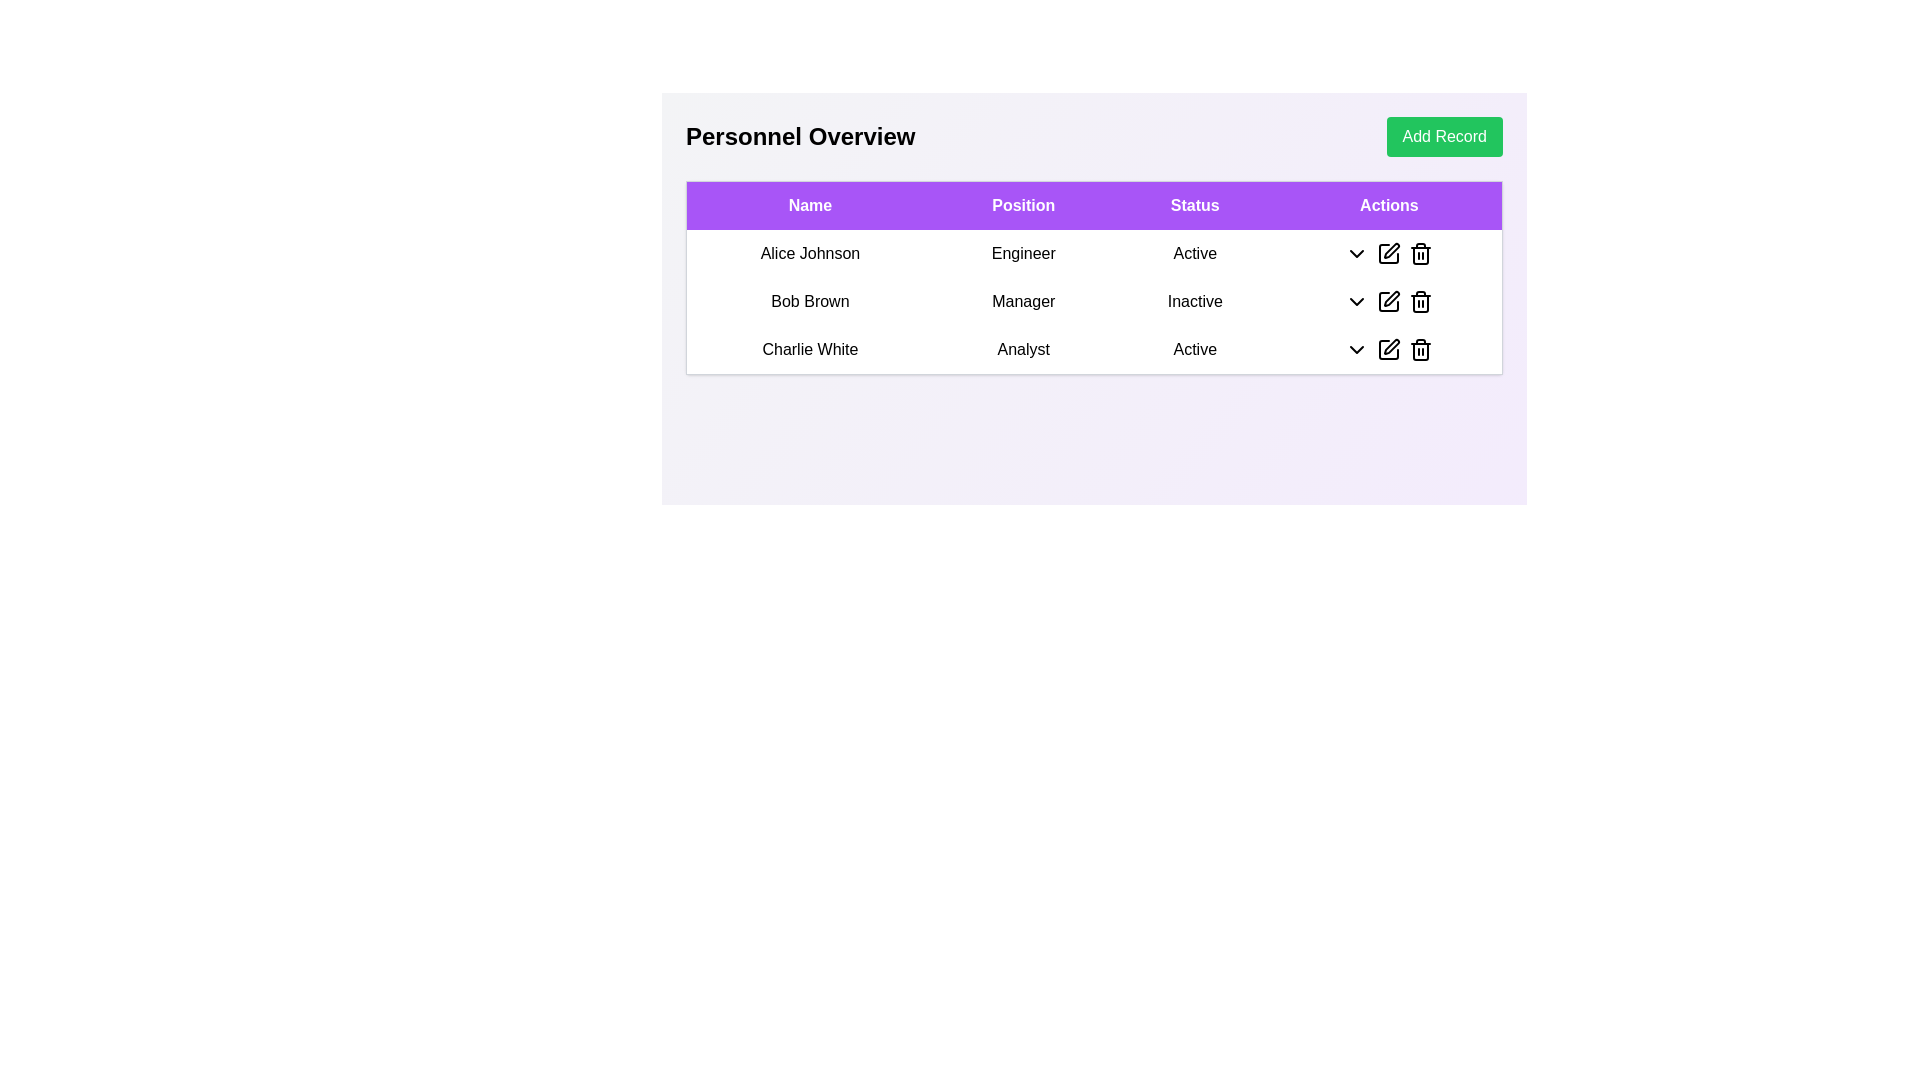  What do you see at coordinates (1420, 253) in the screenshot?
I see `the delete button for 'Alice Johnson' in the personnel table, which is the third icon in the 'Actions' column` at bounding box center [1420, 253].